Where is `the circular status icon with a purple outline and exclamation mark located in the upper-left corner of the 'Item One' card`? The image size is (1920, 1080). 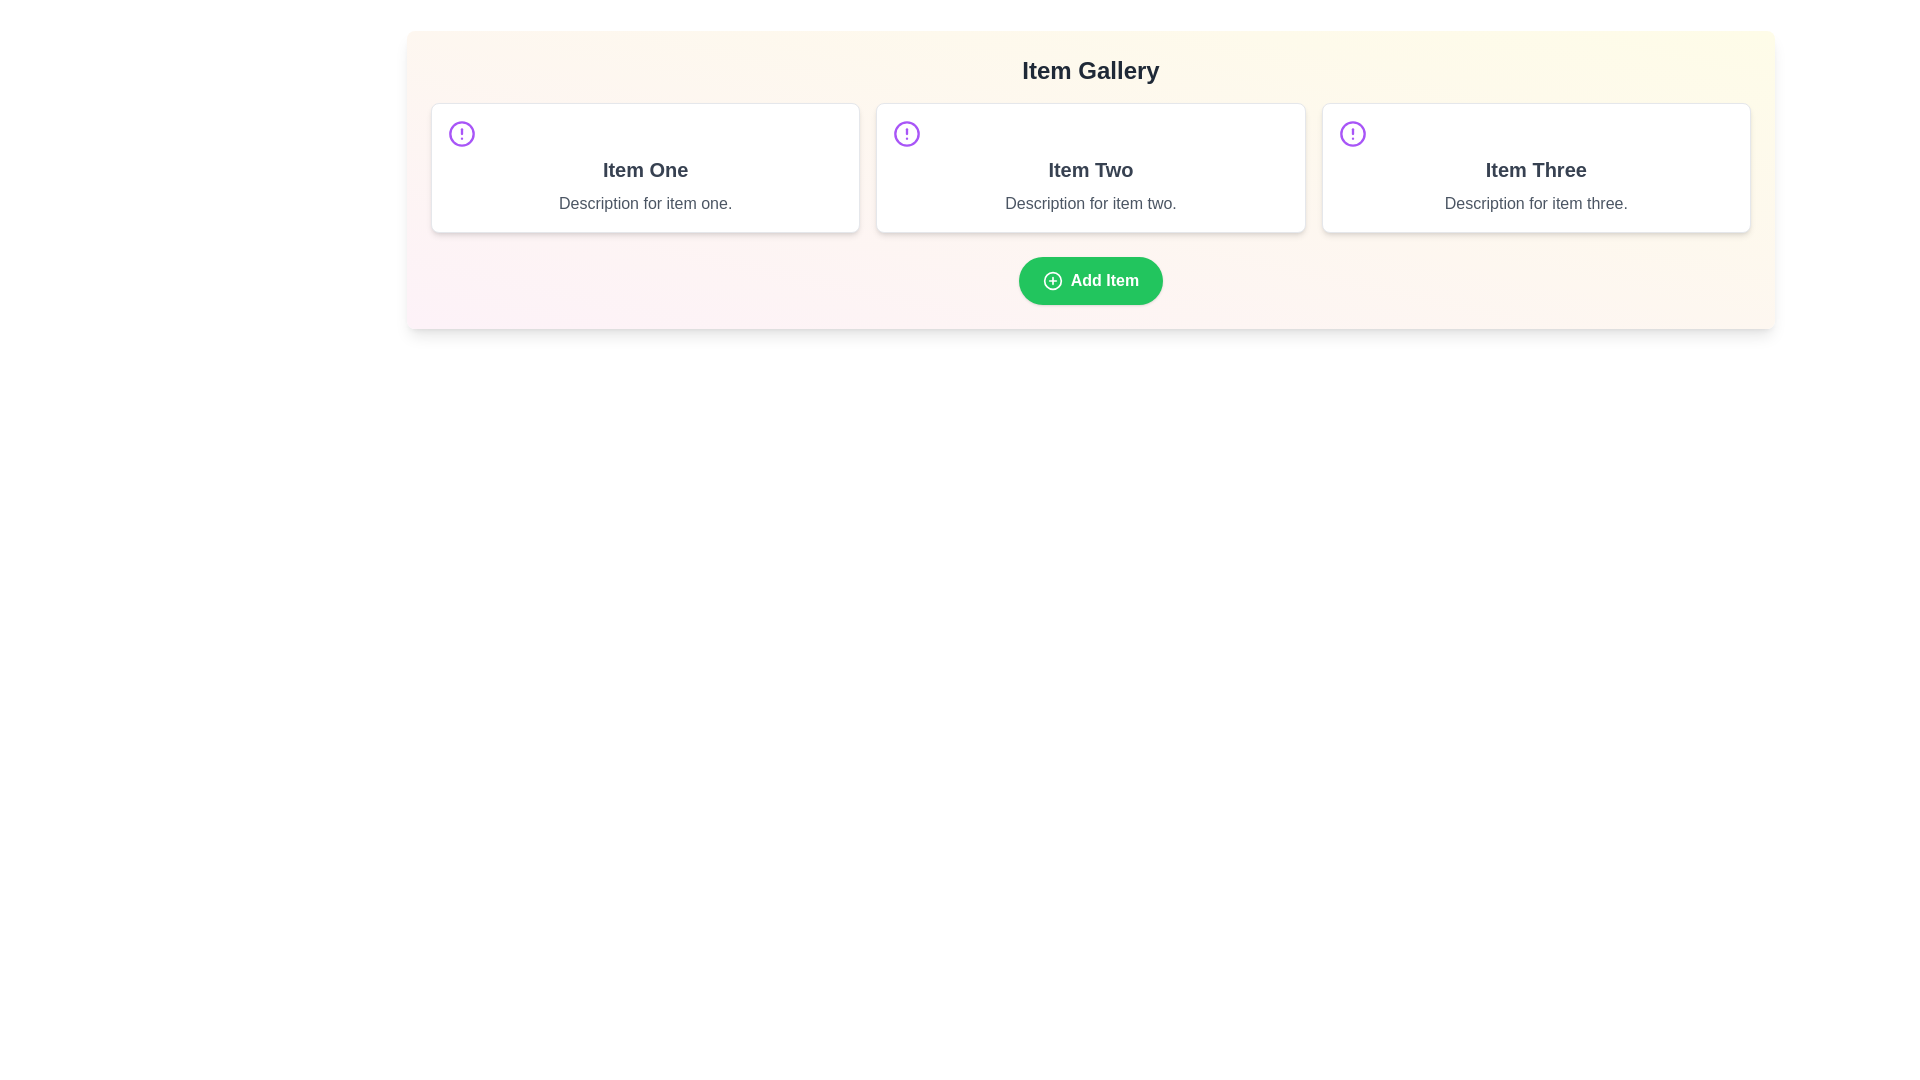
the circular status icon with a purple outline and exclamation mark located in the upper-left corner of the 'Item One' card is located at coordinates (460, 134).